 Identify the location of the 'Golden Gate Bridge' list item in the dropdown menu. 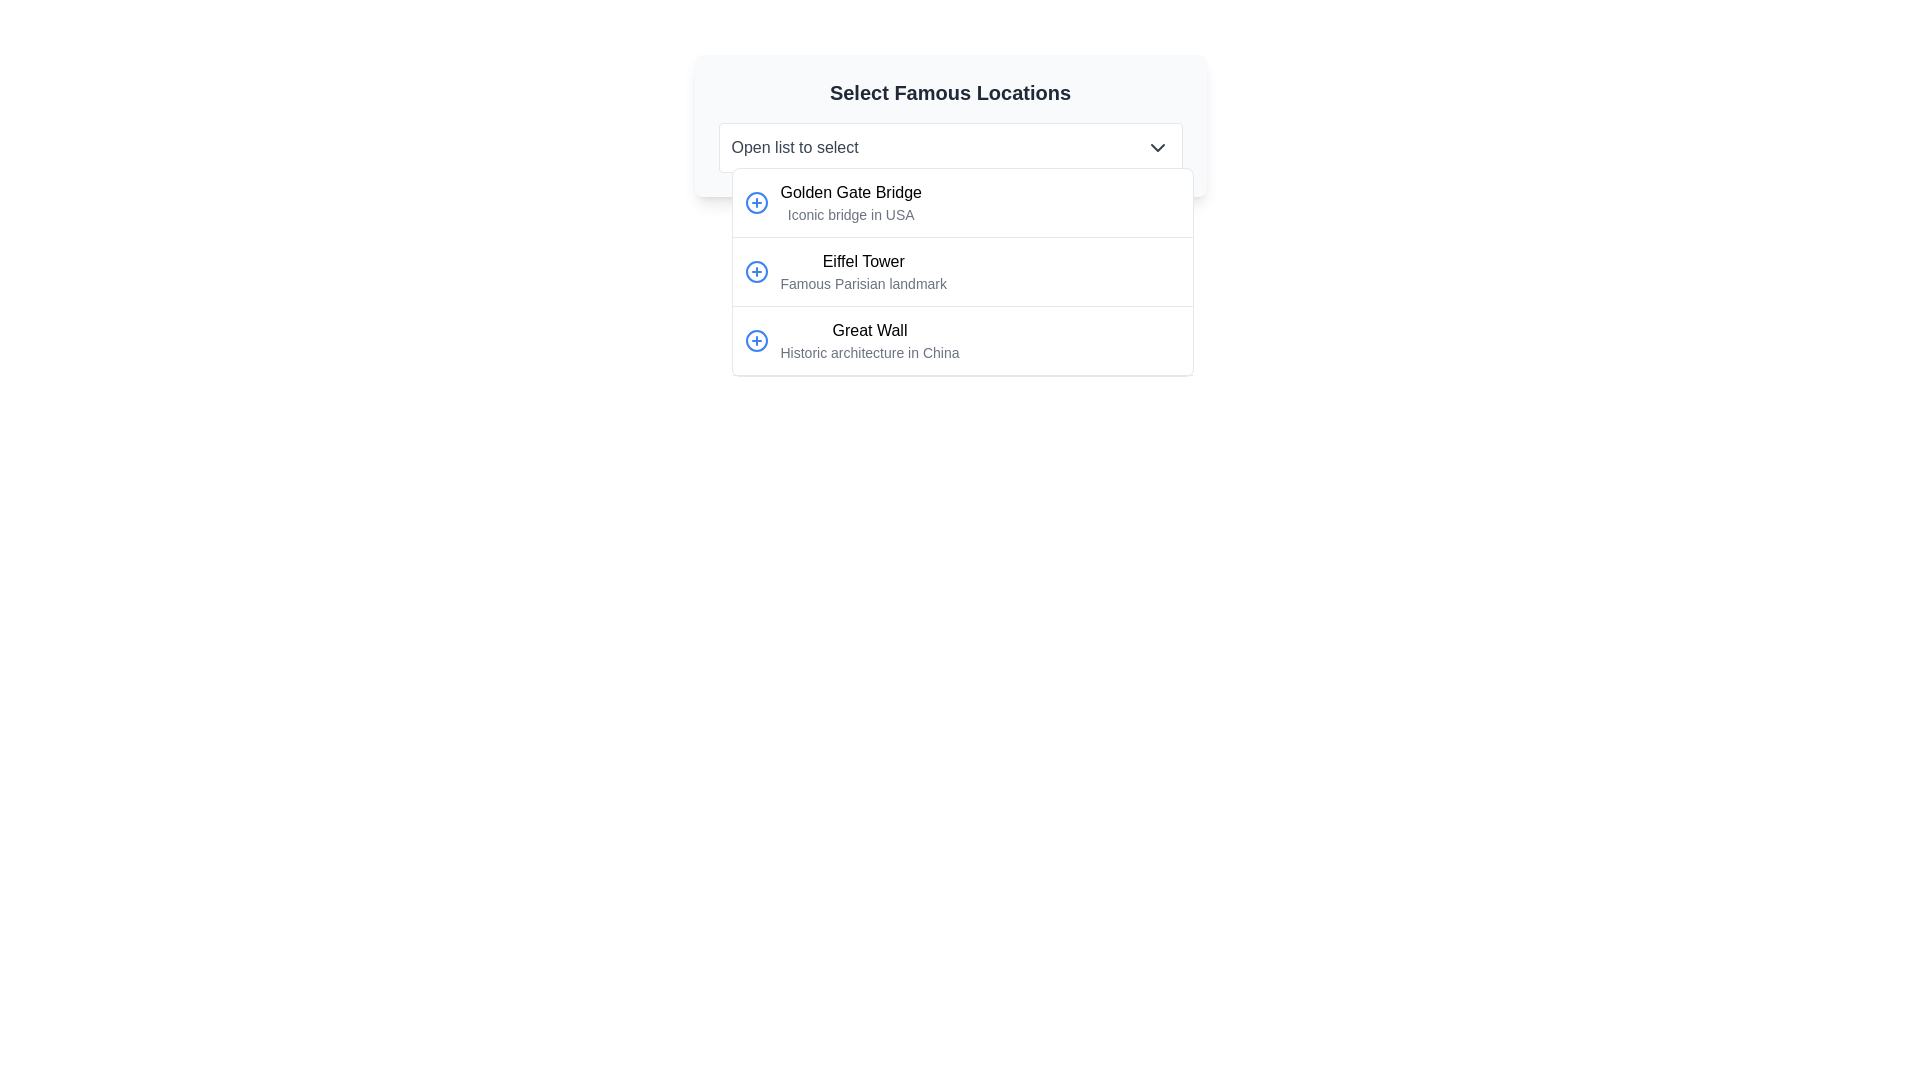
(851, 203).